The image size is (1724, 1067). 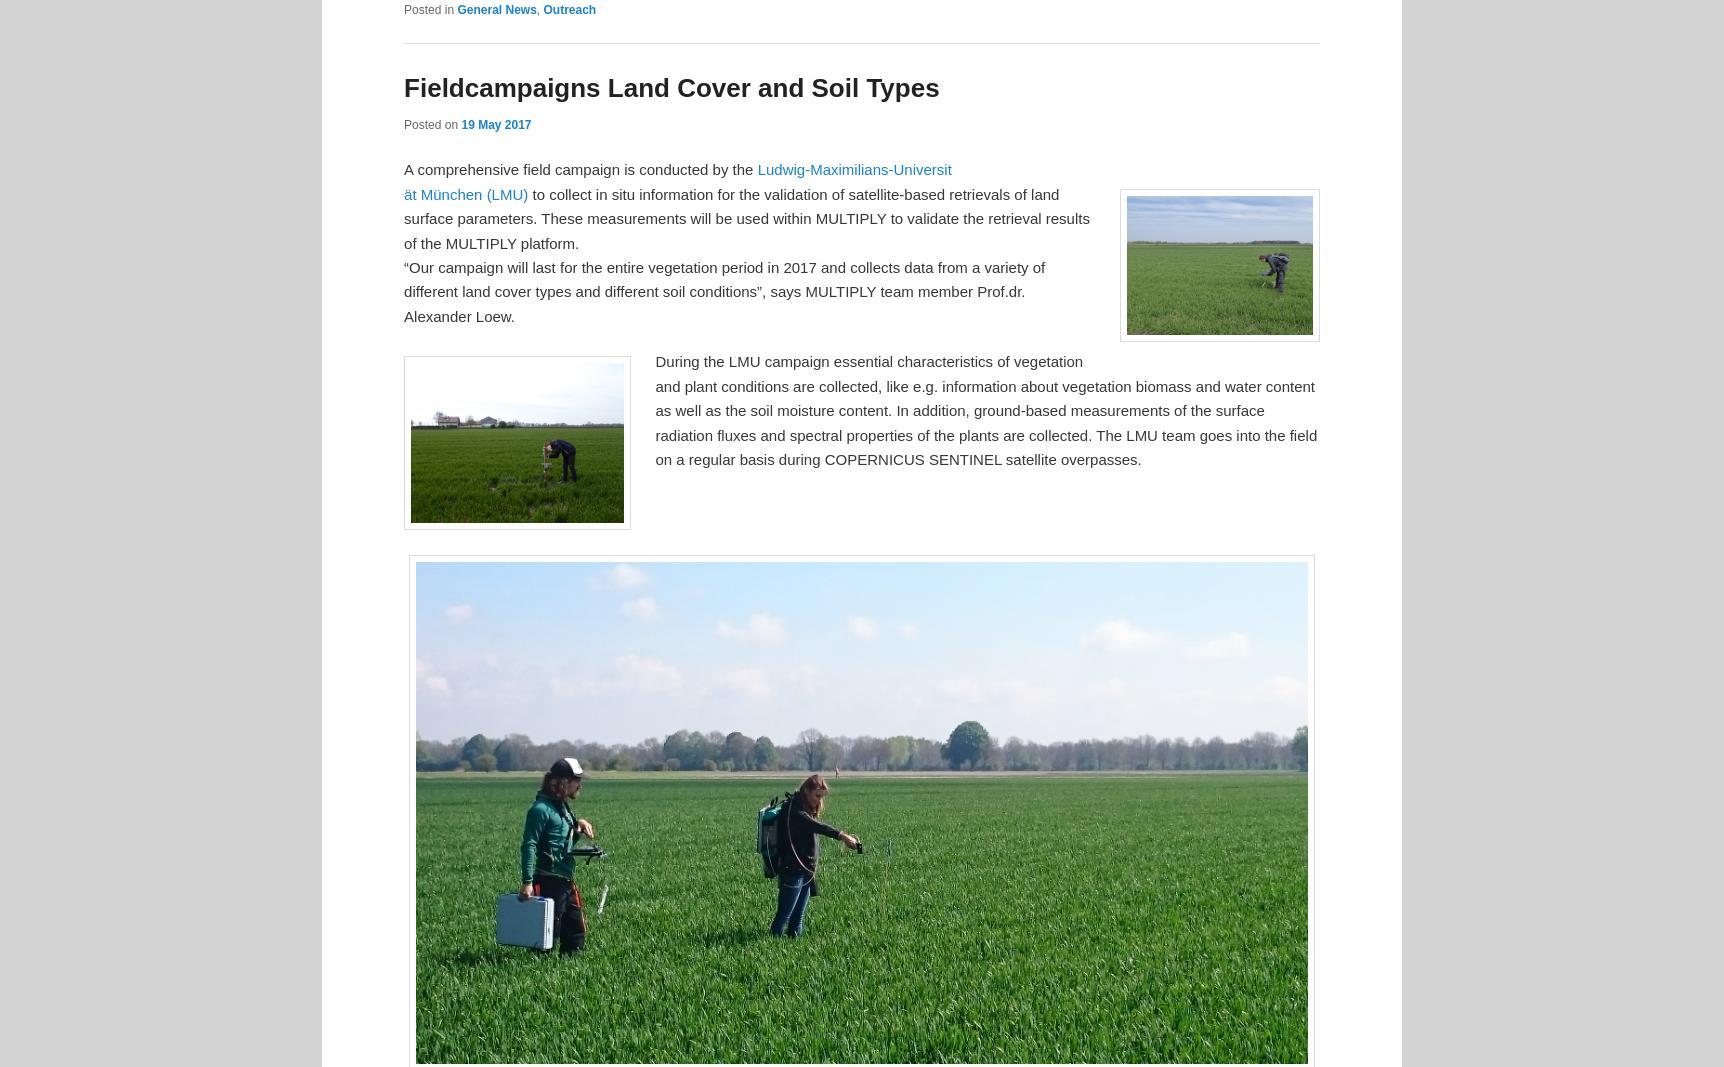 What do you see at coordinates (460, 124) in the screenshot?
I see `'19 May 2017'` at bounding box center [460, 124].